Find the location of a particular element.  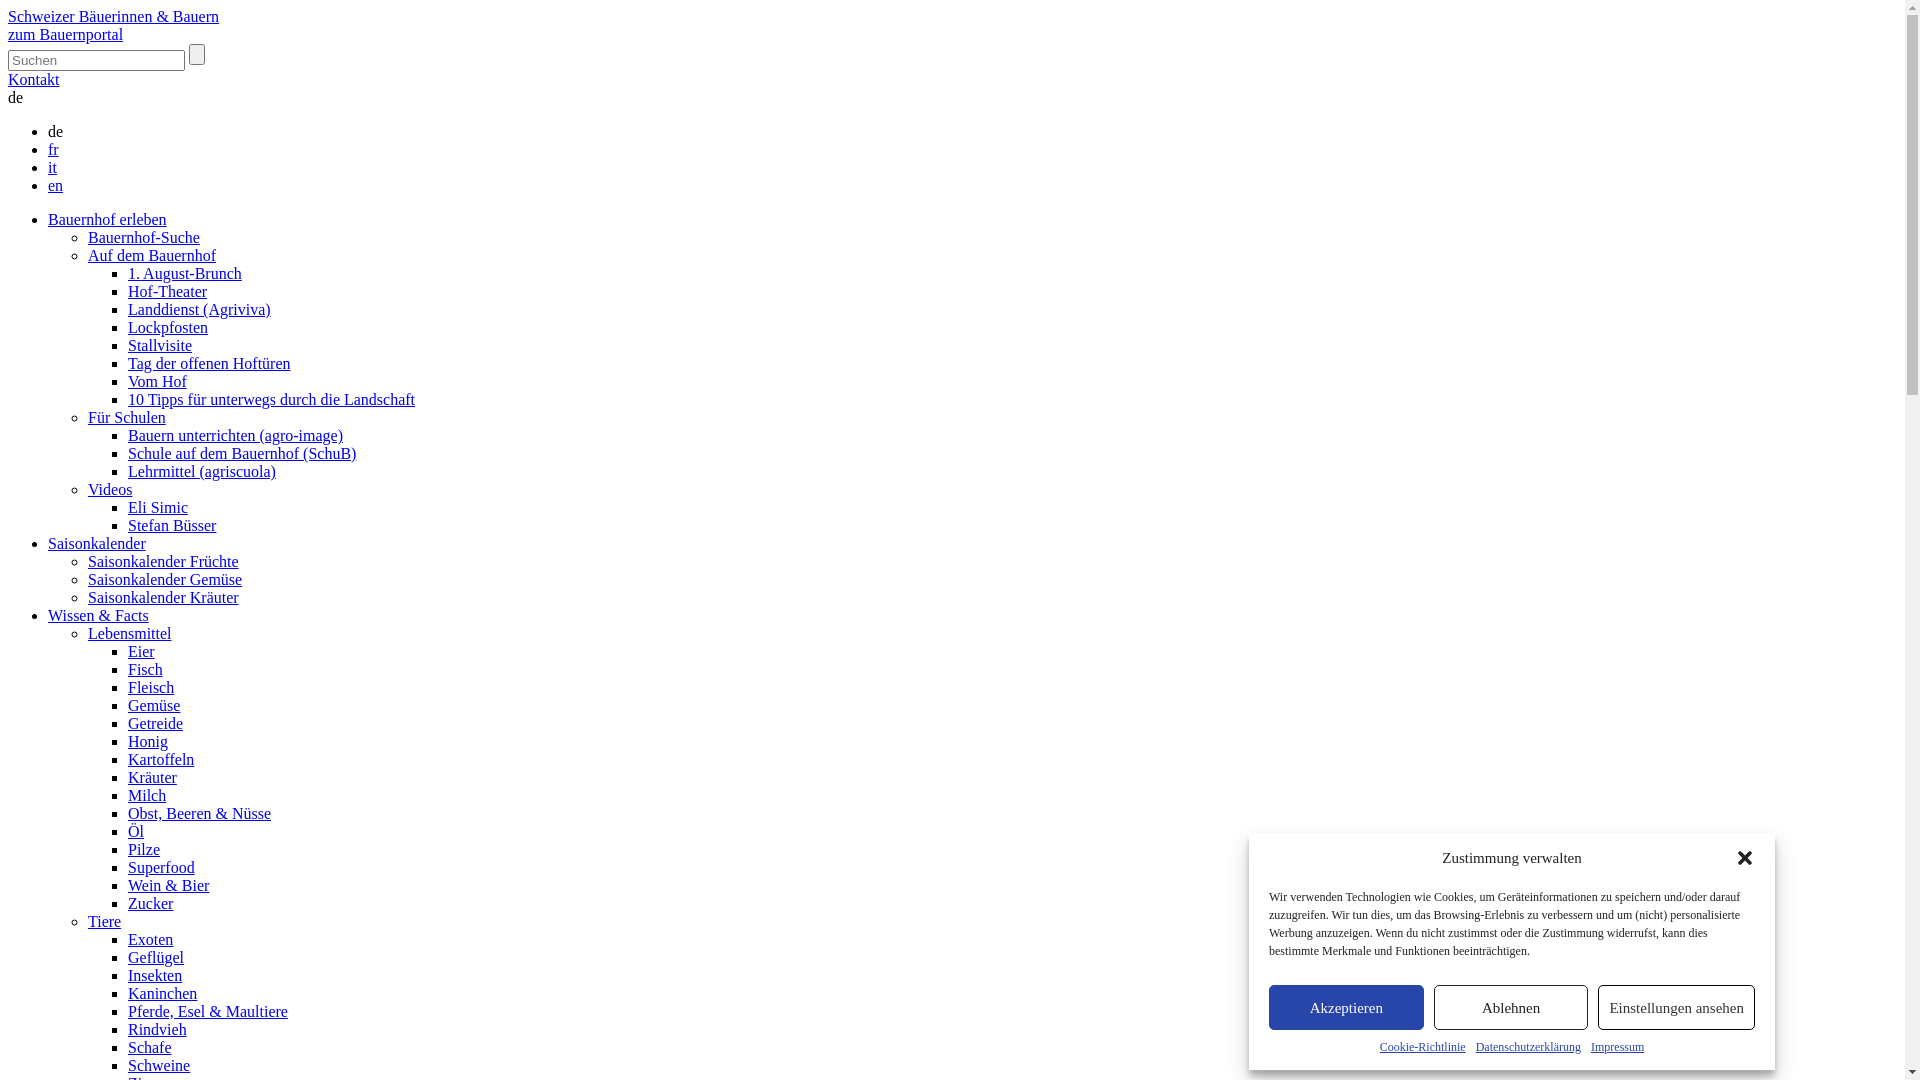

'Eier' is located at coordinates (140, 651).